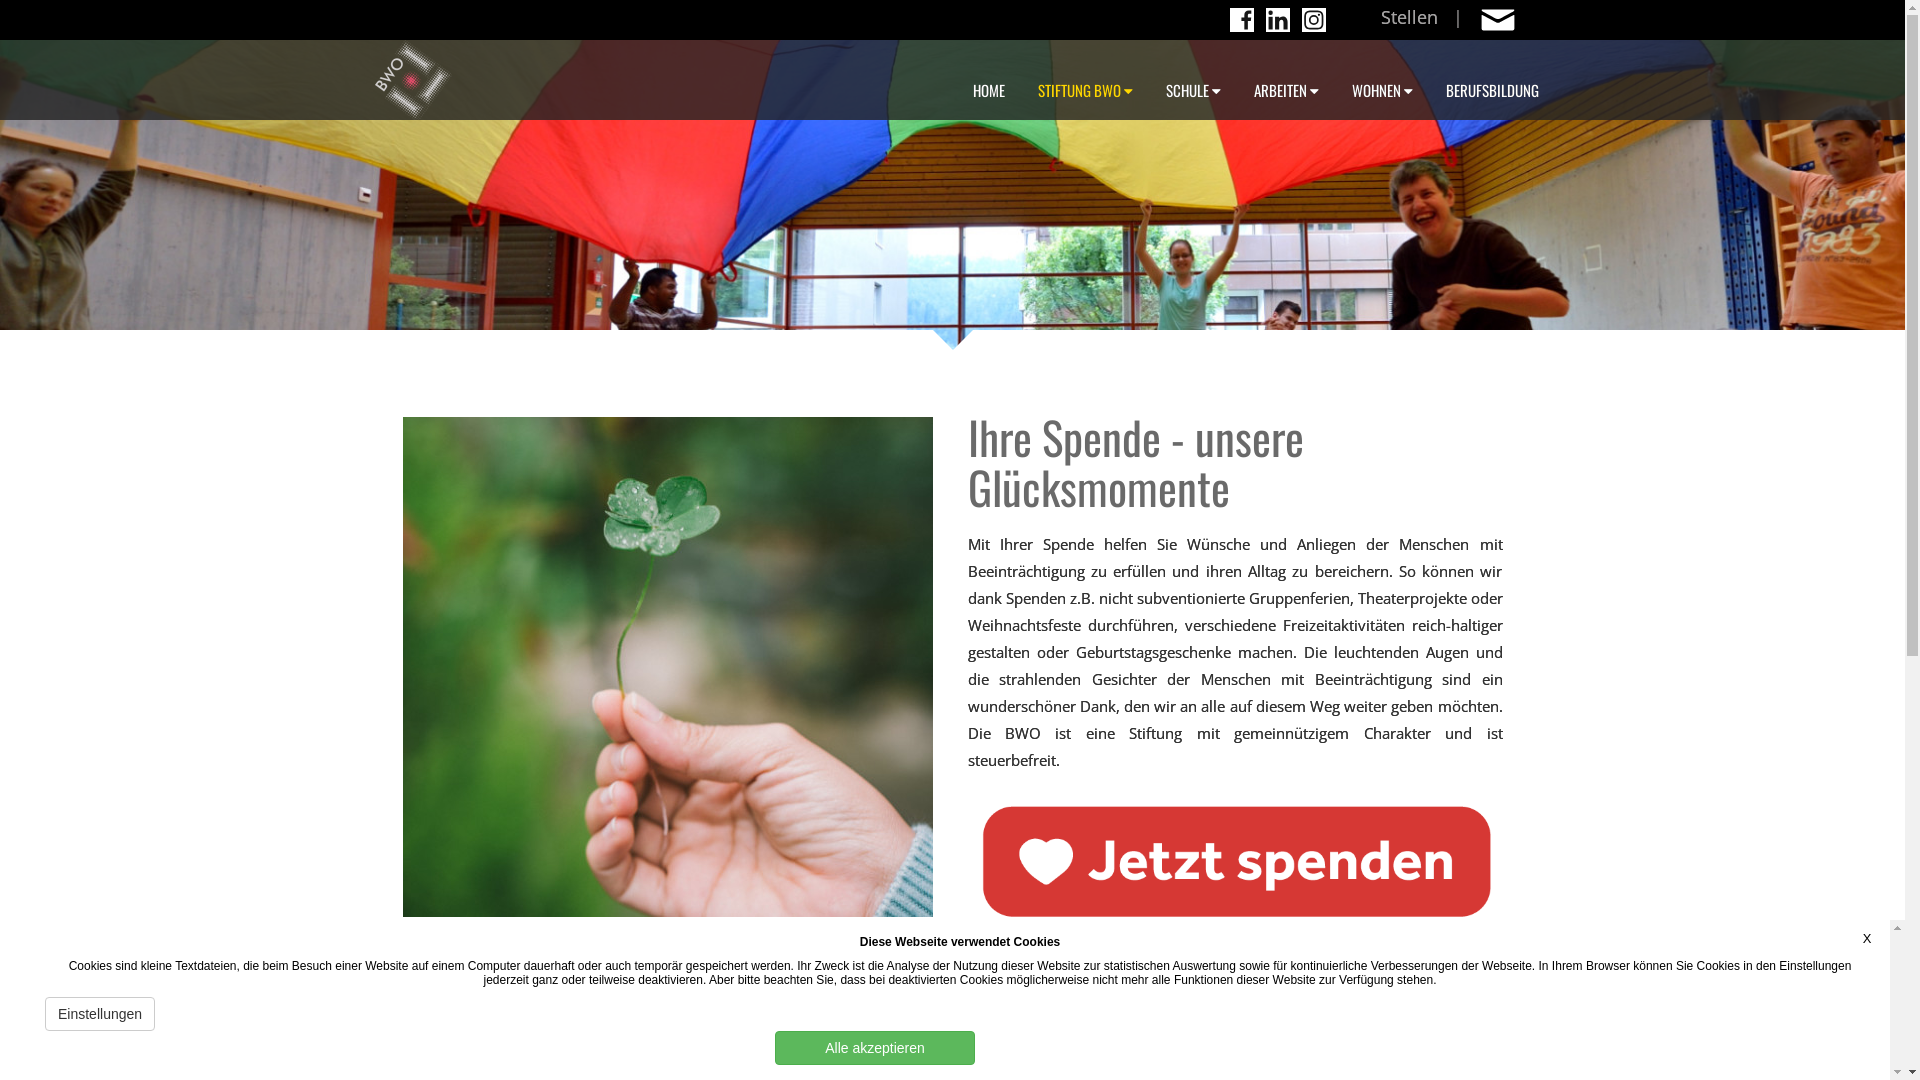 The height and width of the screenshot is (1080, 1920). Describe the element at coordinates (874, 1047) in the screenshot. I see `'Alle akzeptieren'` at that location.